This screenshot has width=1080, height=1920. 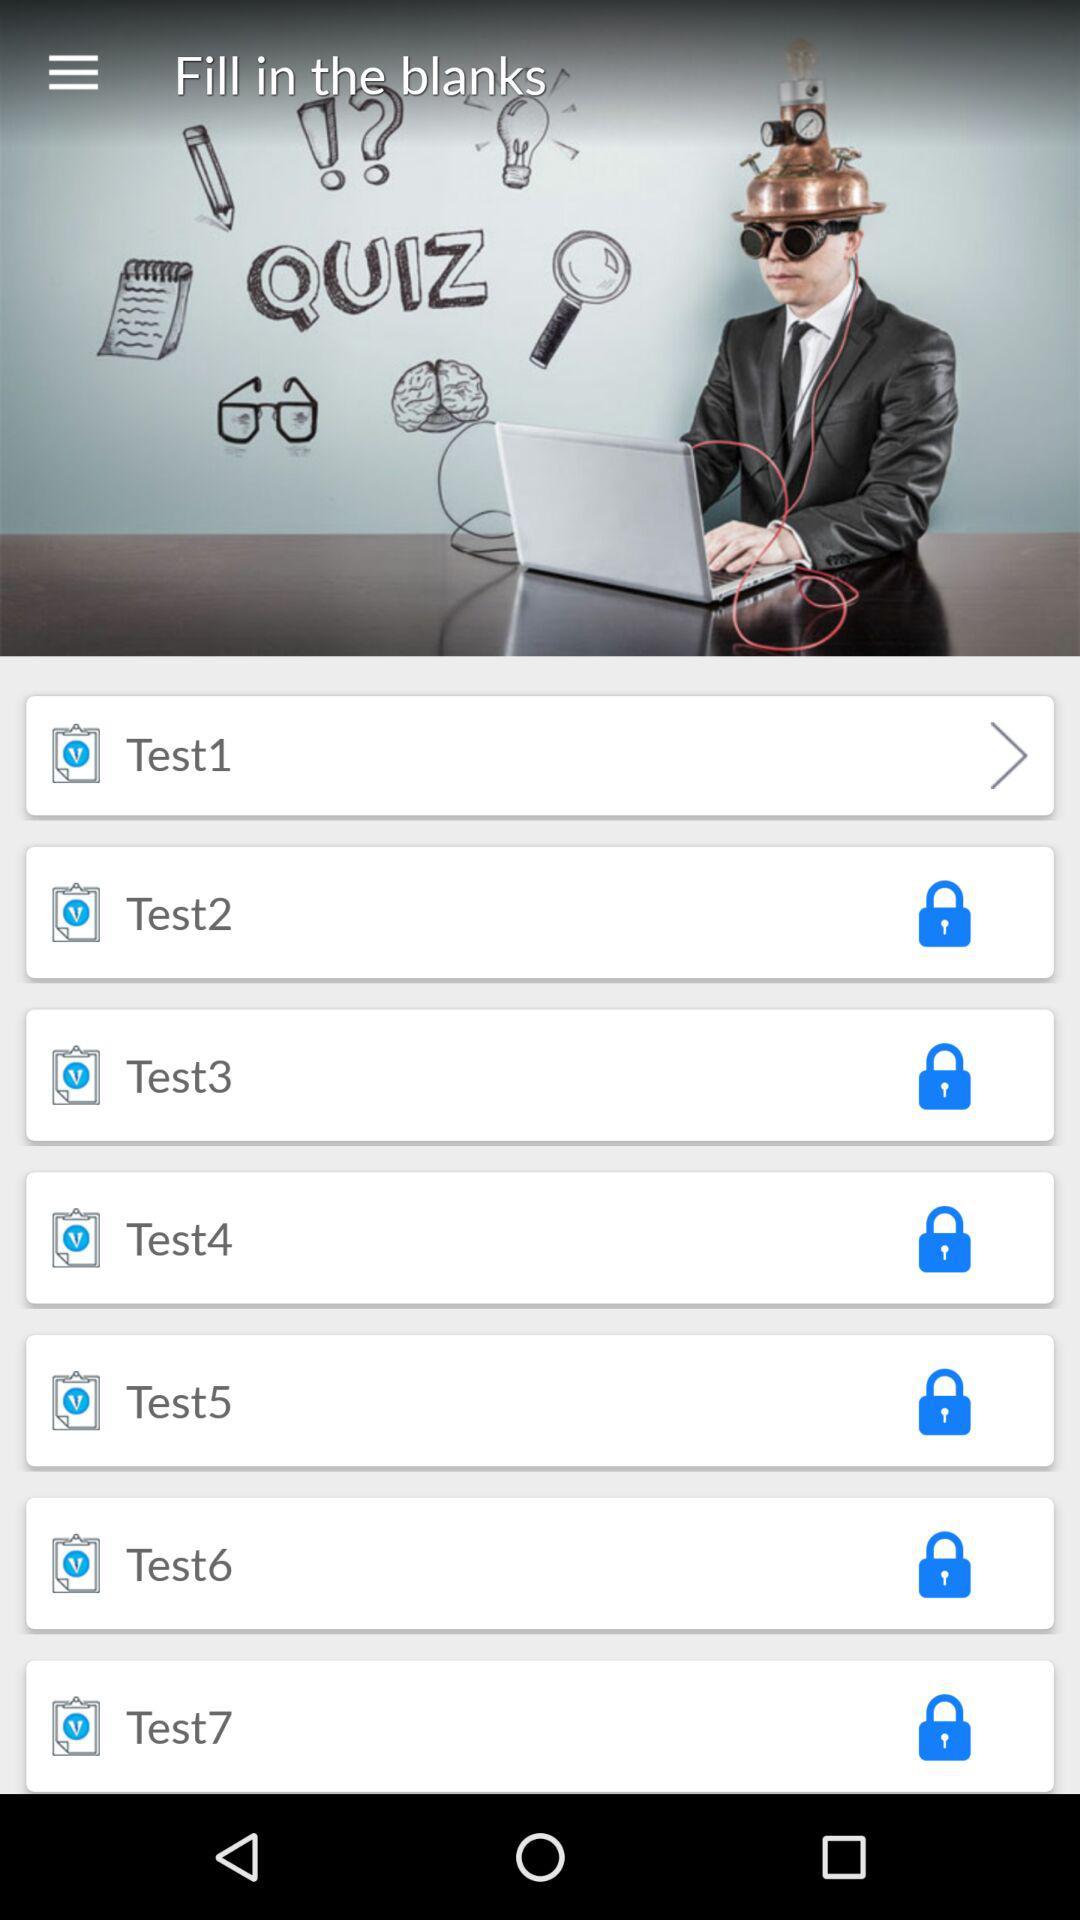 What do you see at coordinates (72, 73) in the screenshot?
I see `icon to the left of fill in the icon` at bounding box center [72, 73].